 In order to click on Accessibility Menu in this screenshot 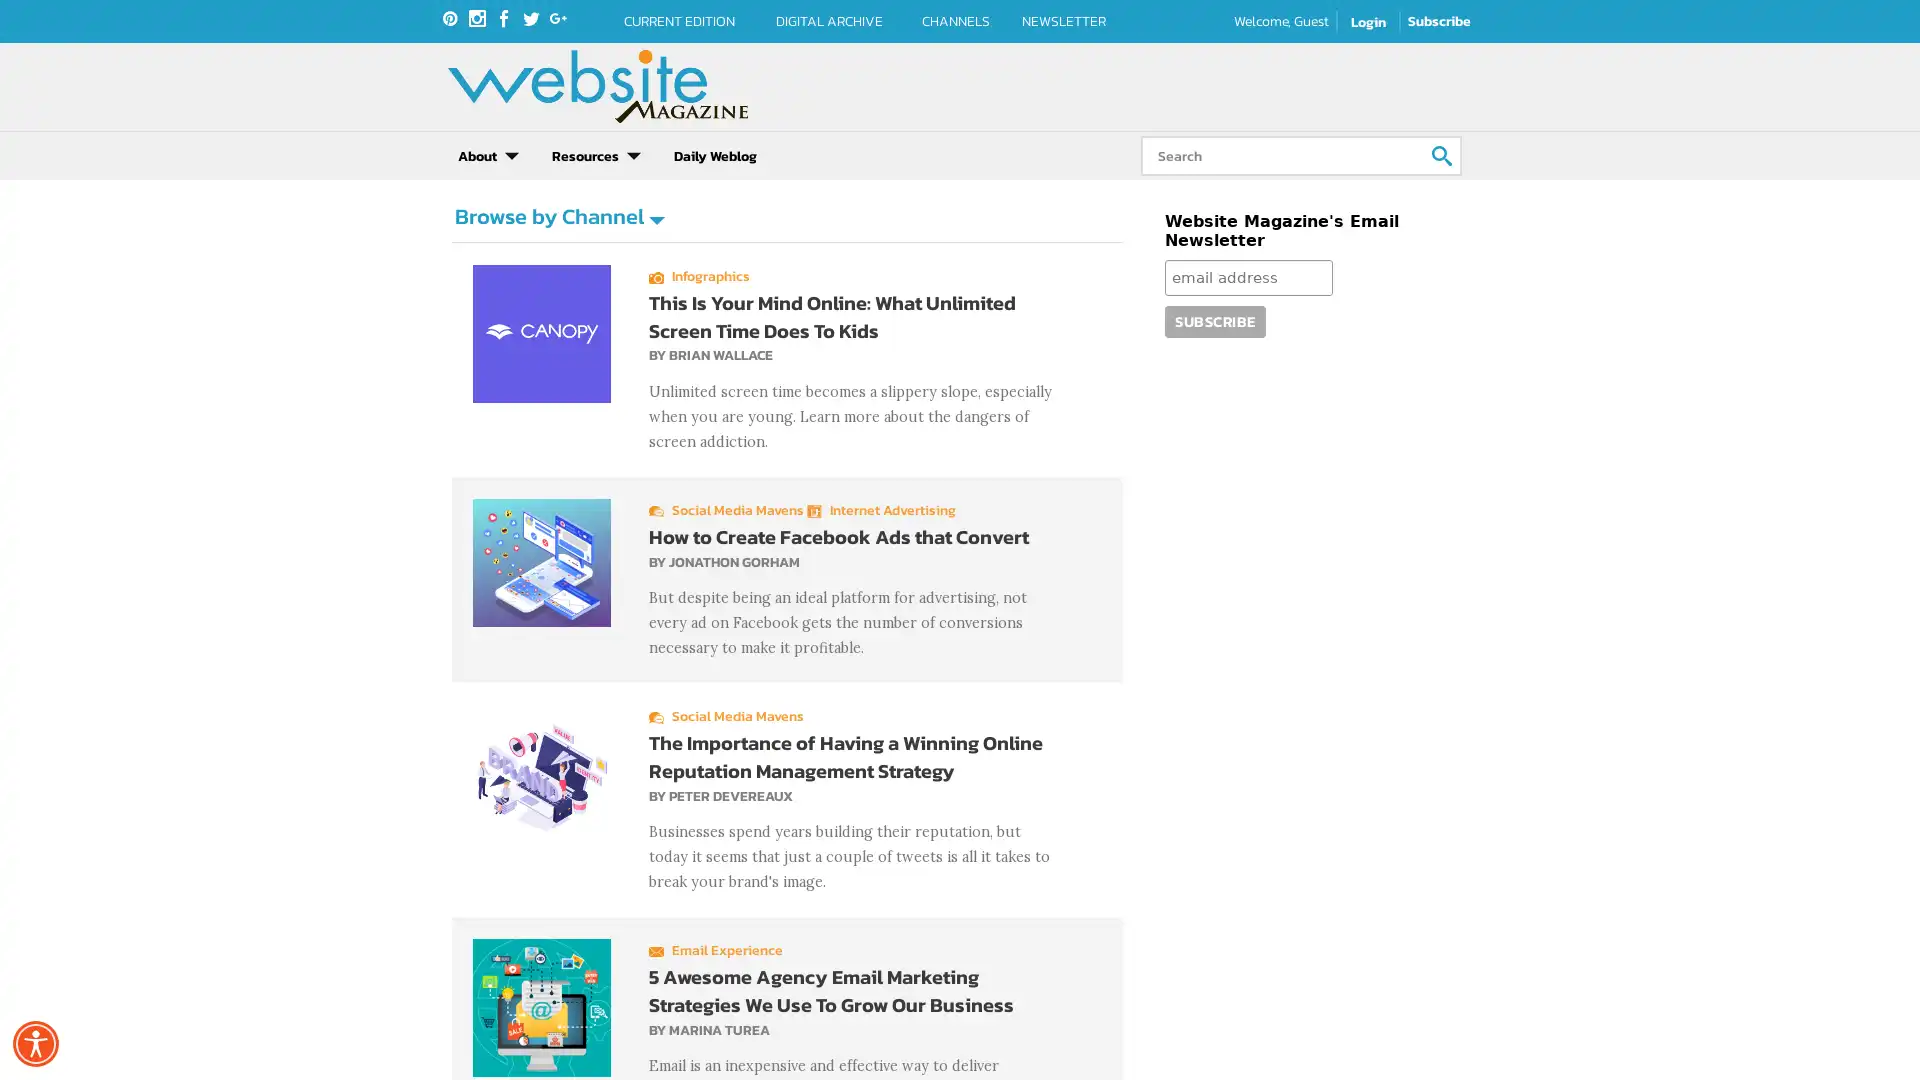, I will do `click(35, 1043)`.